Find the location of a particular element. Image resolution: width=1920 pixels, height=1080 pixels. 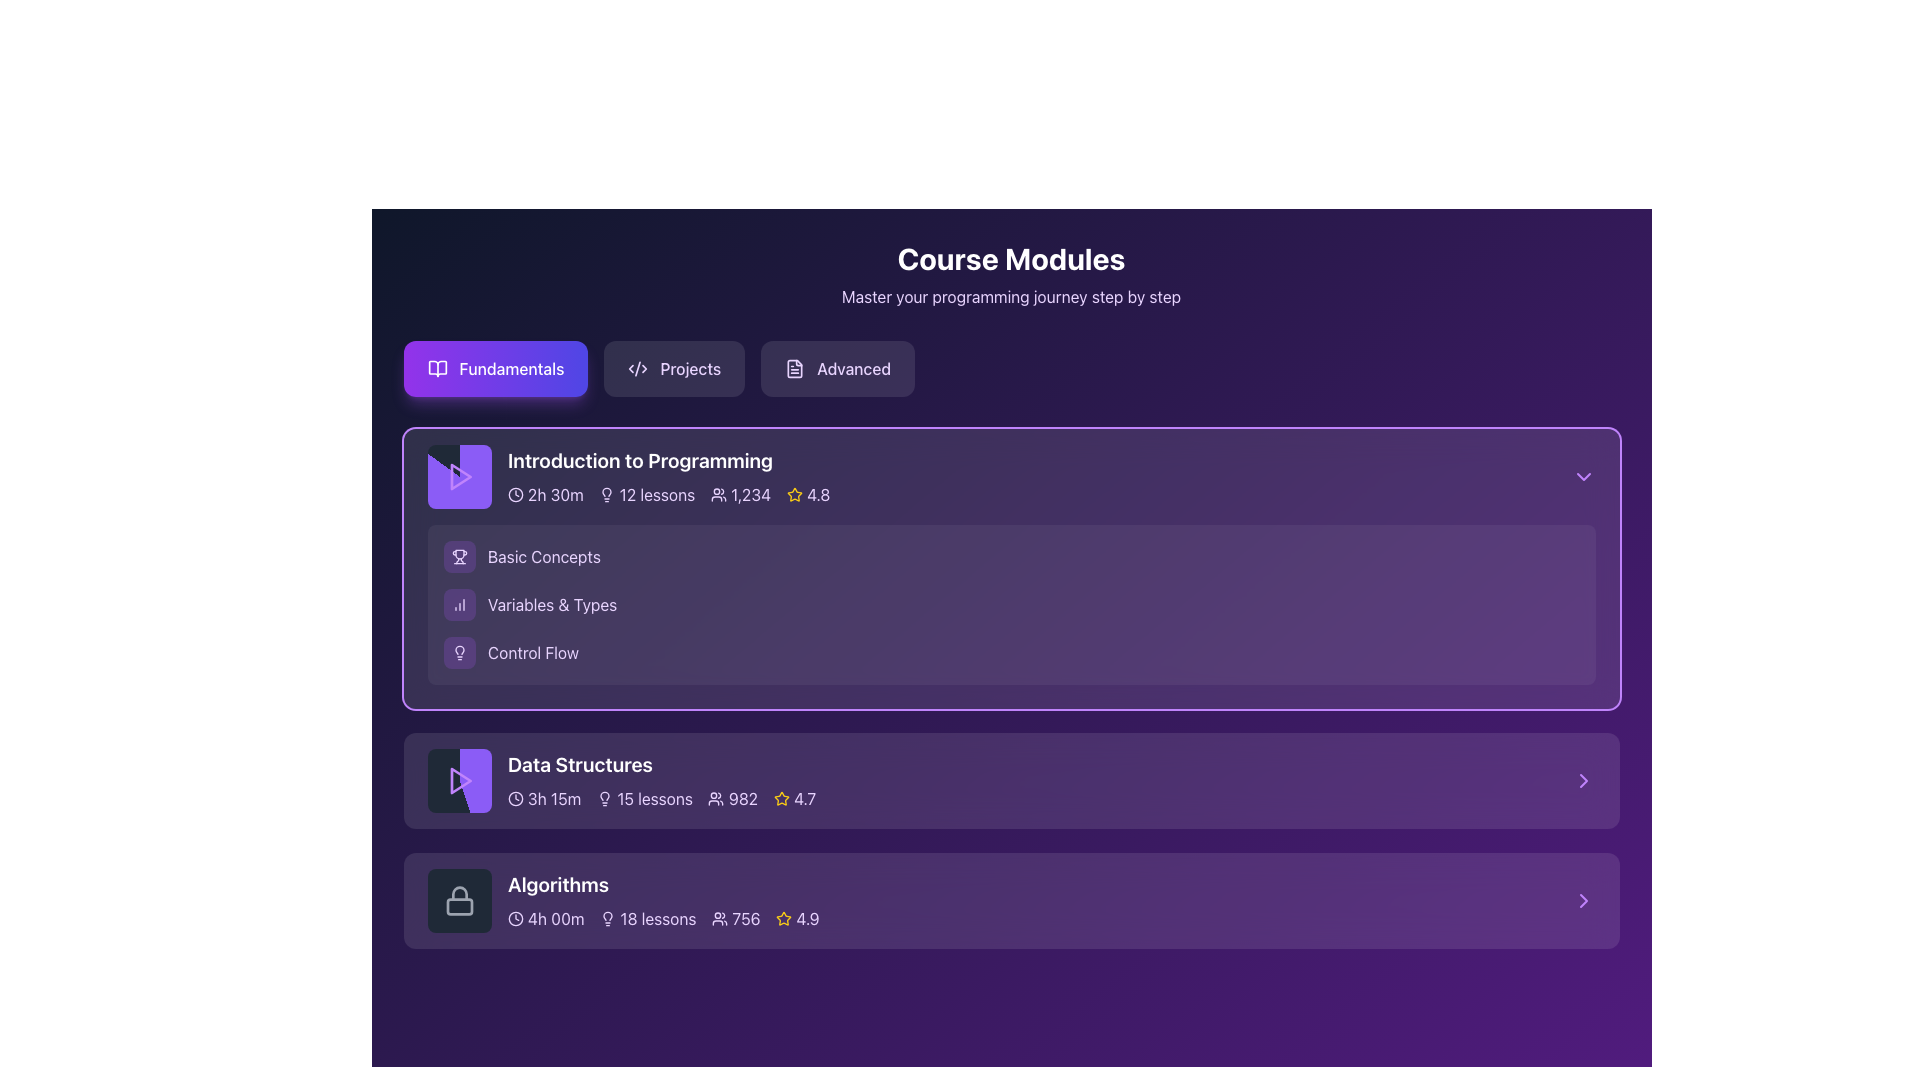

the 'Advanced' button, which contains a small graphic icon resembling a document with a text layout is located at coordinates (794, 369).